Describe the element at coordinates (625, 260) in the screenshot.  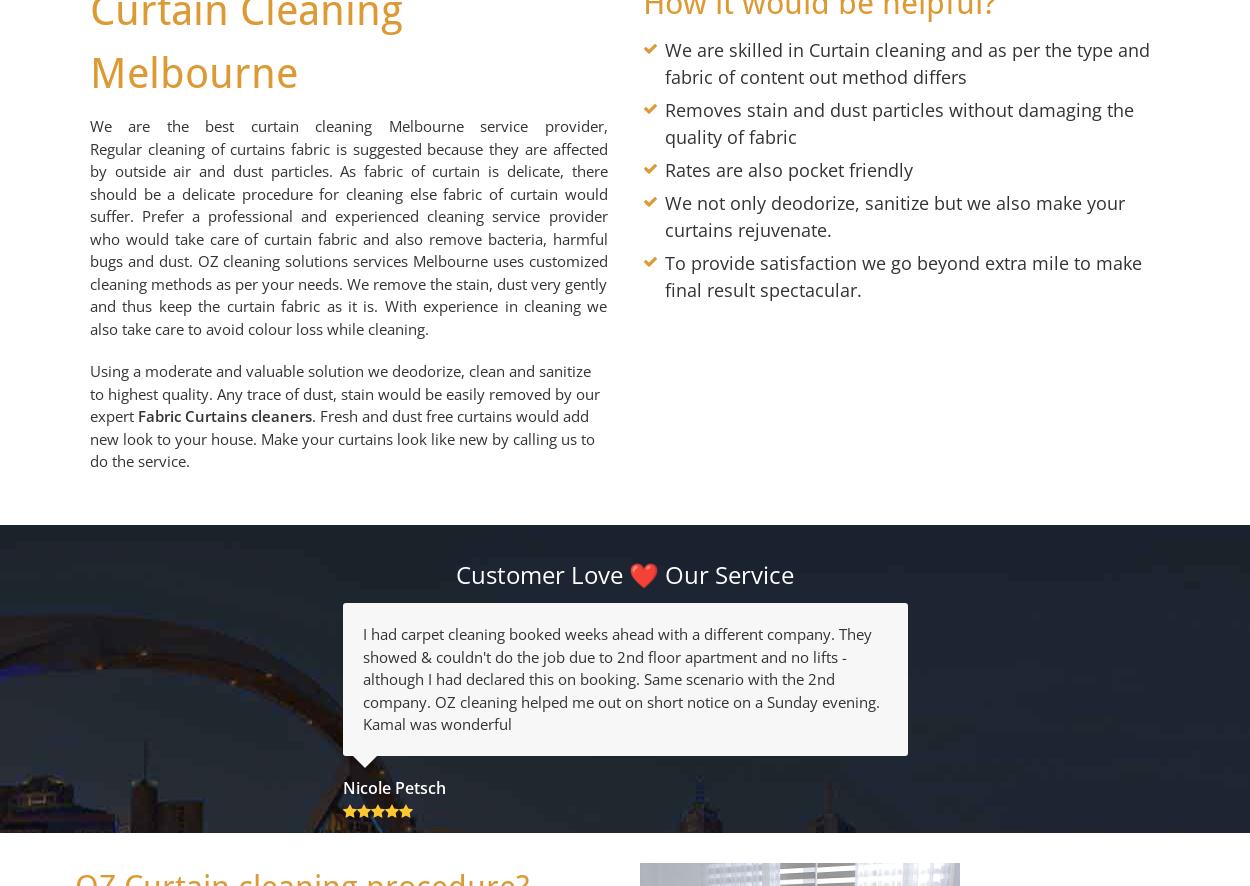
I see `'Contact Us'` at that location.